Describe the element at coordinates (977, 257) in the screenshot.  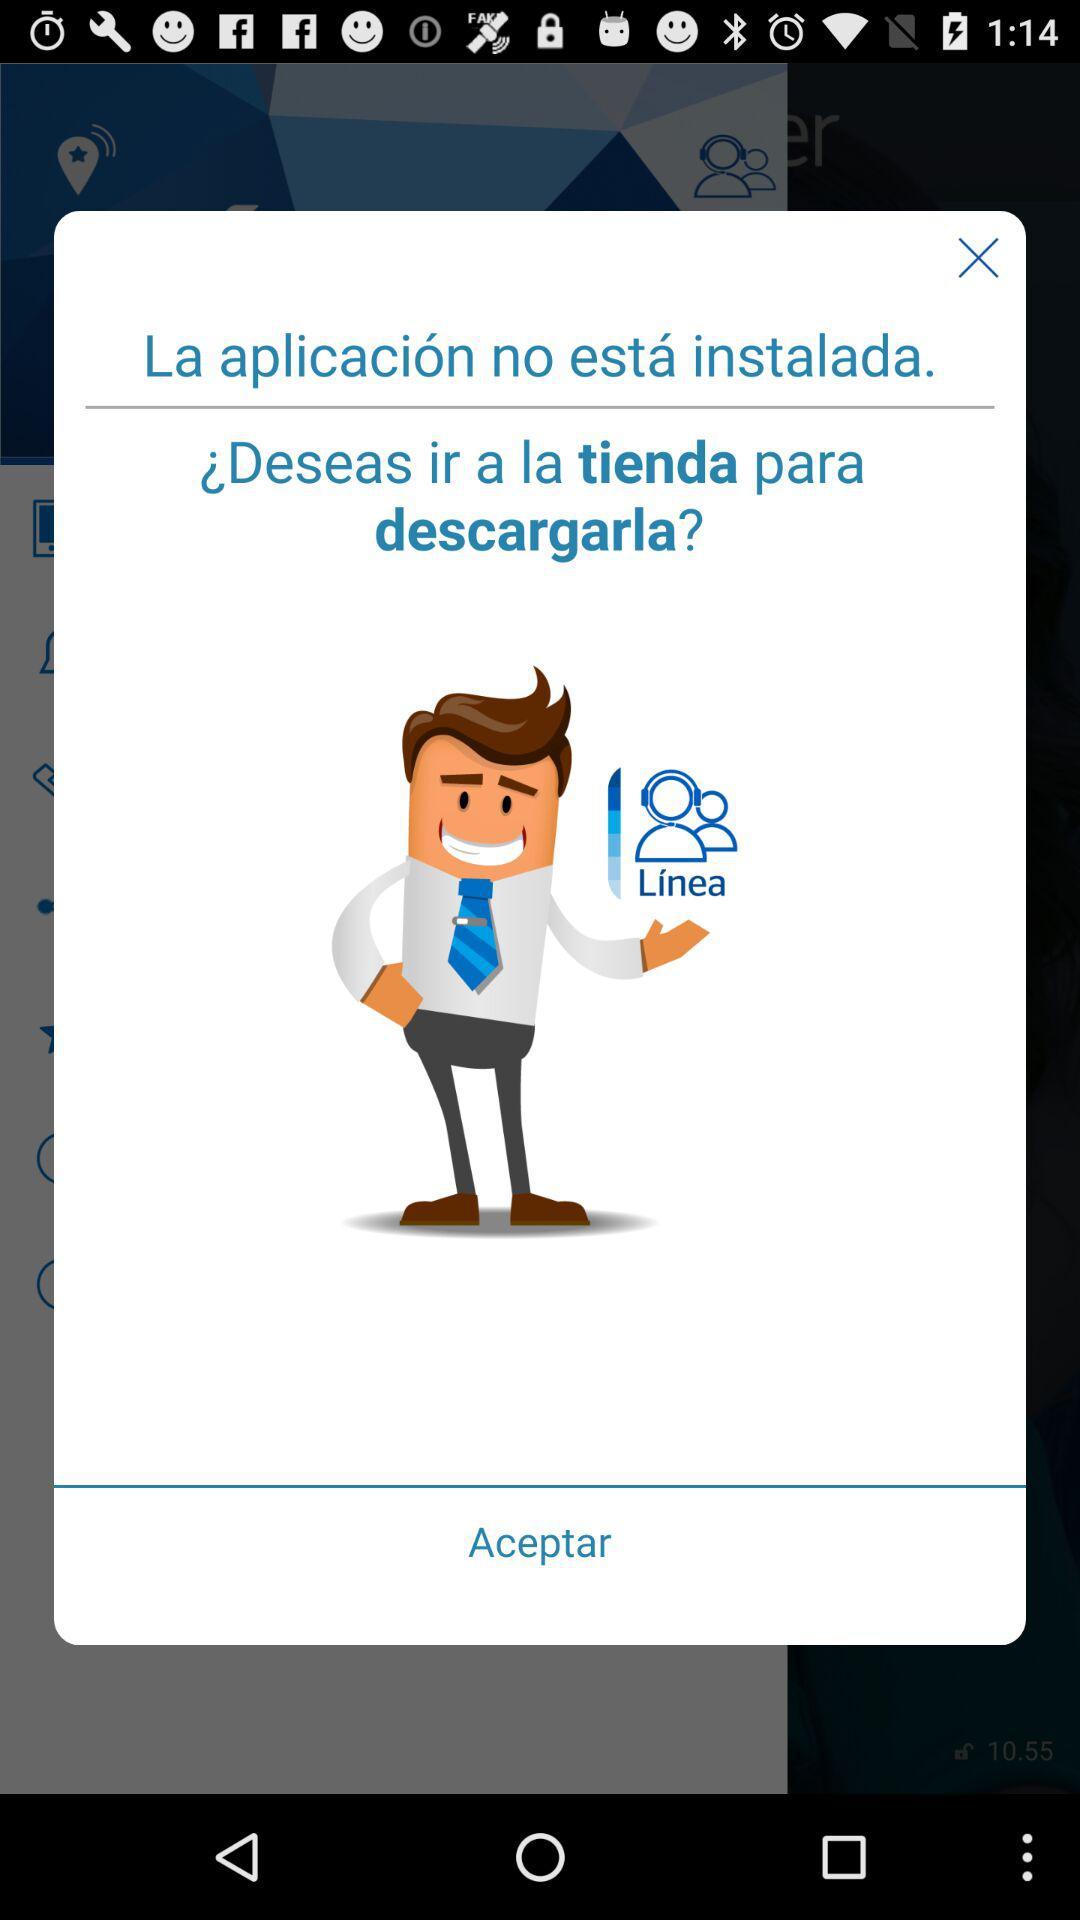
I see `this popup` at that location.